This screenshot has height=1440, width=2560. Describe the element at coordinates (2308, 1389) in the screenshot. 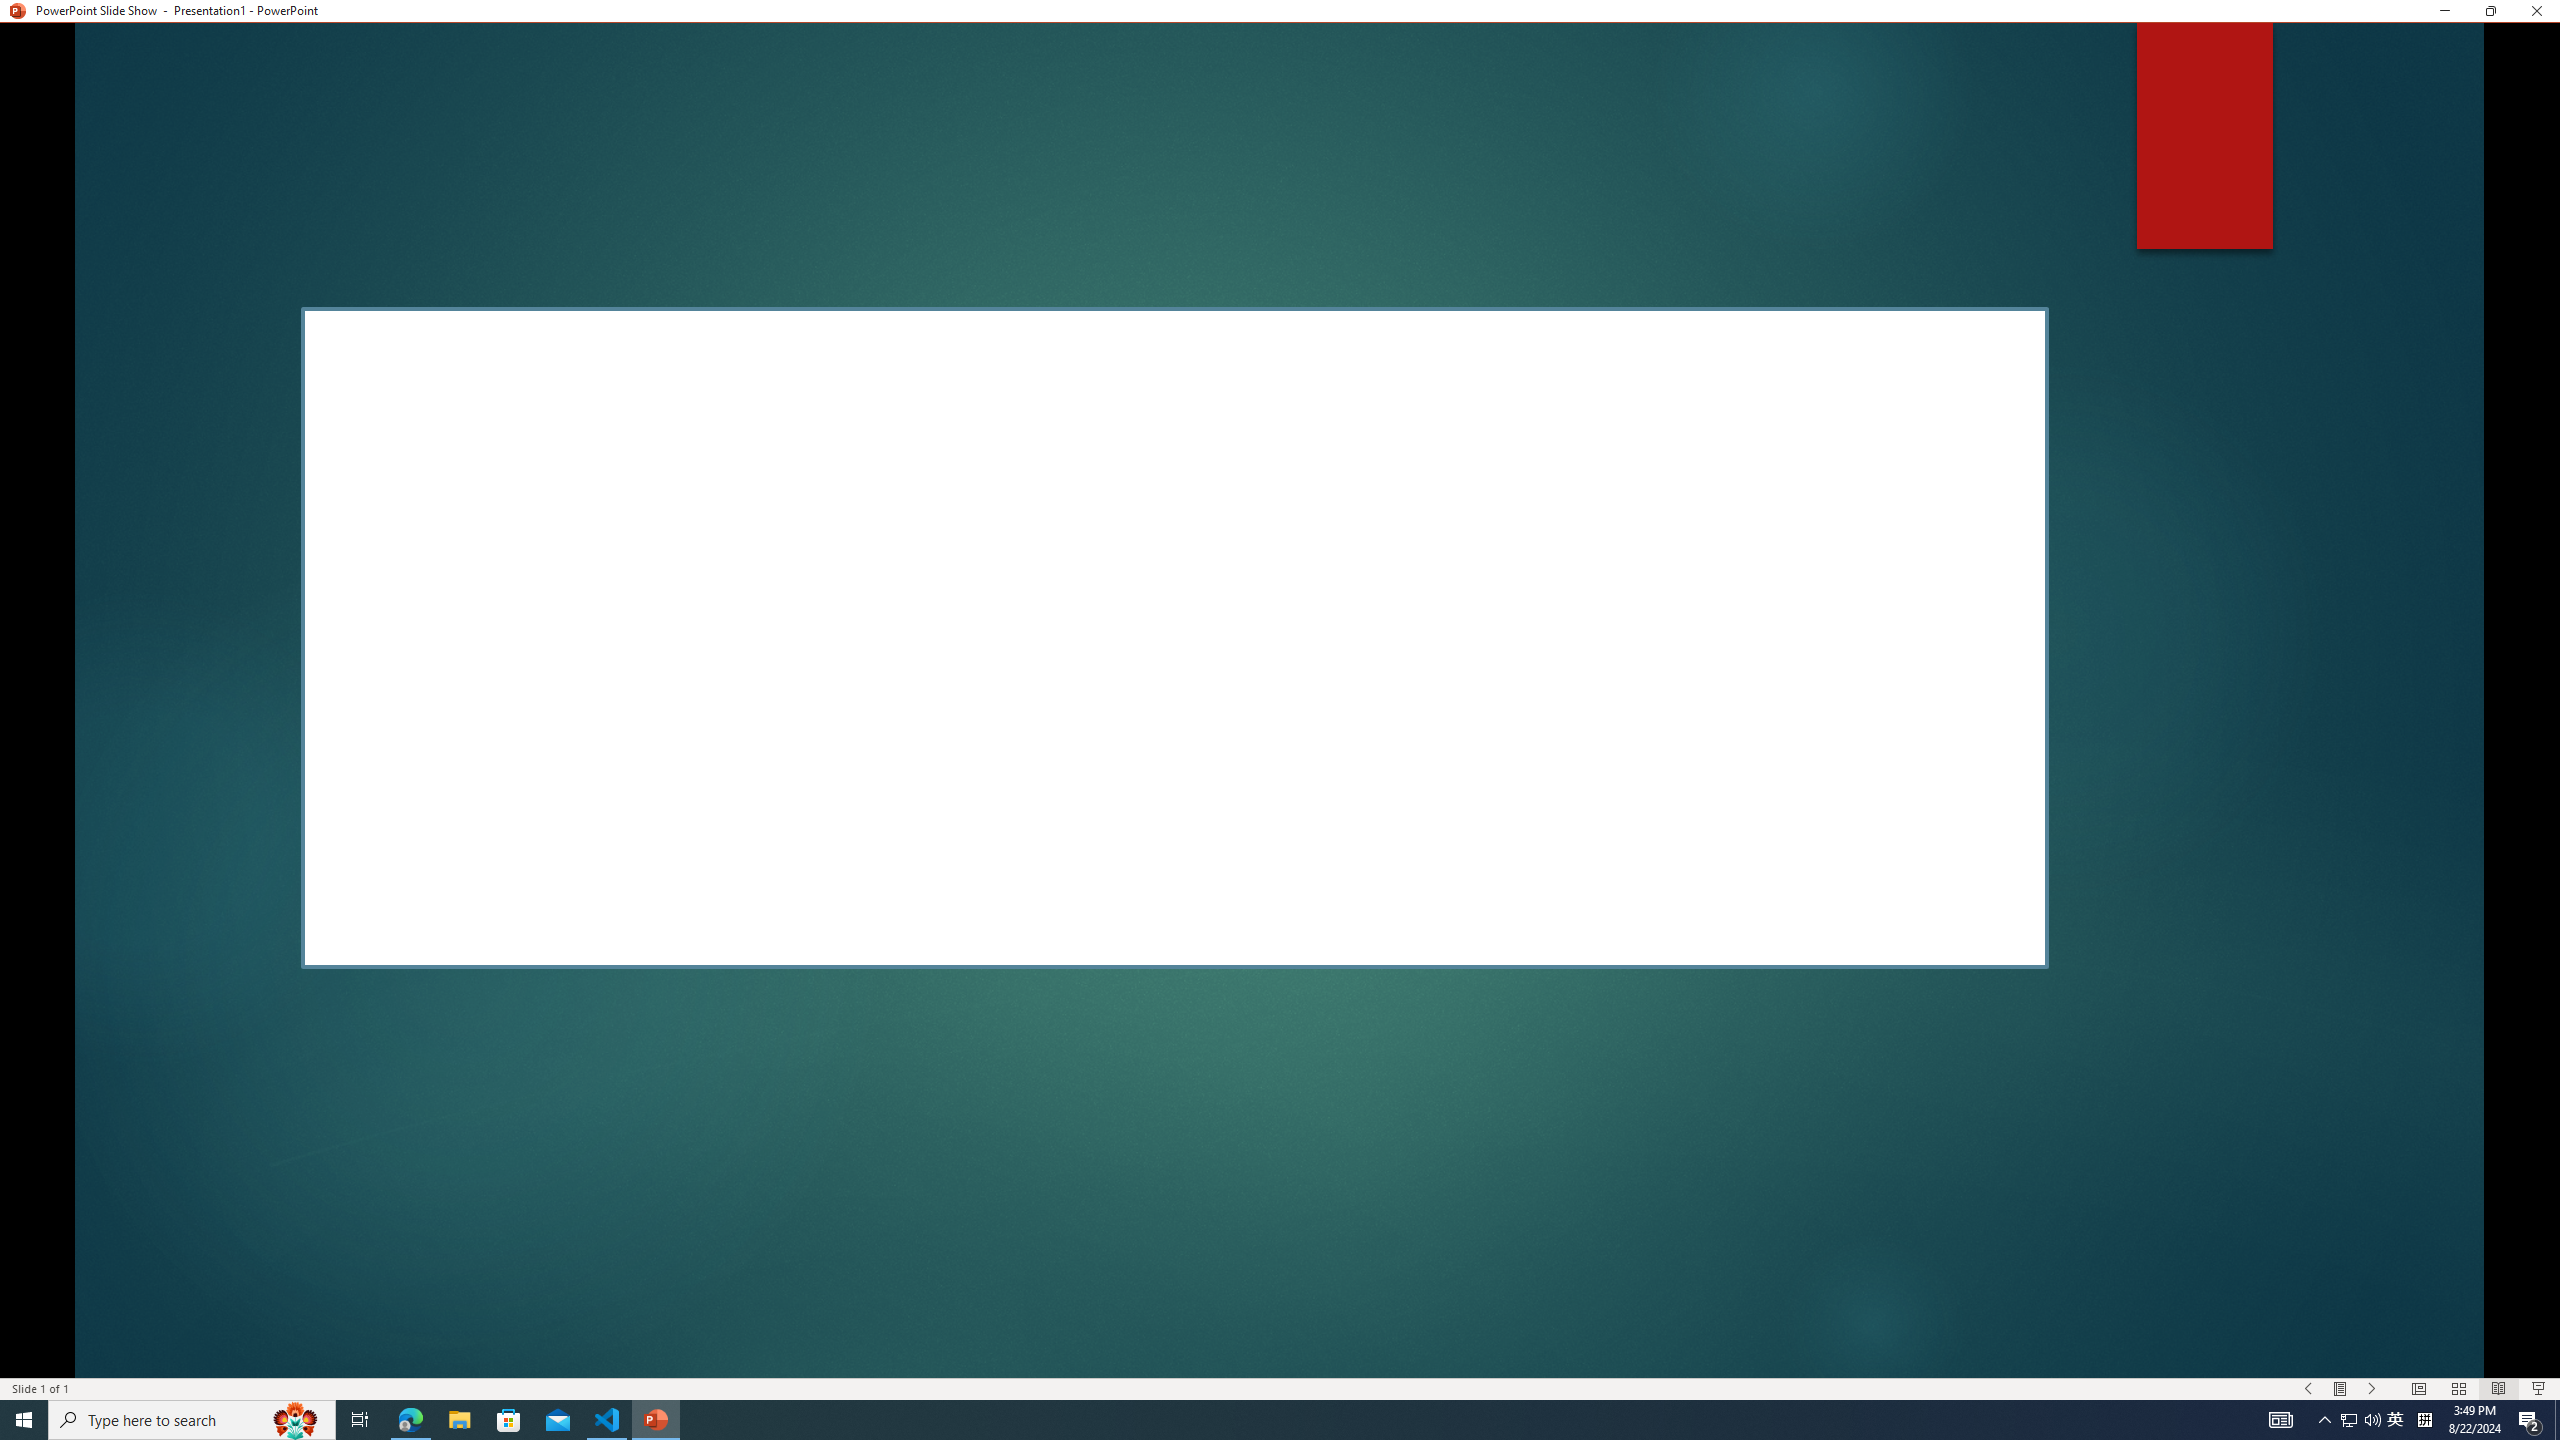

I see `'Slide Show Previous On'` at that location.